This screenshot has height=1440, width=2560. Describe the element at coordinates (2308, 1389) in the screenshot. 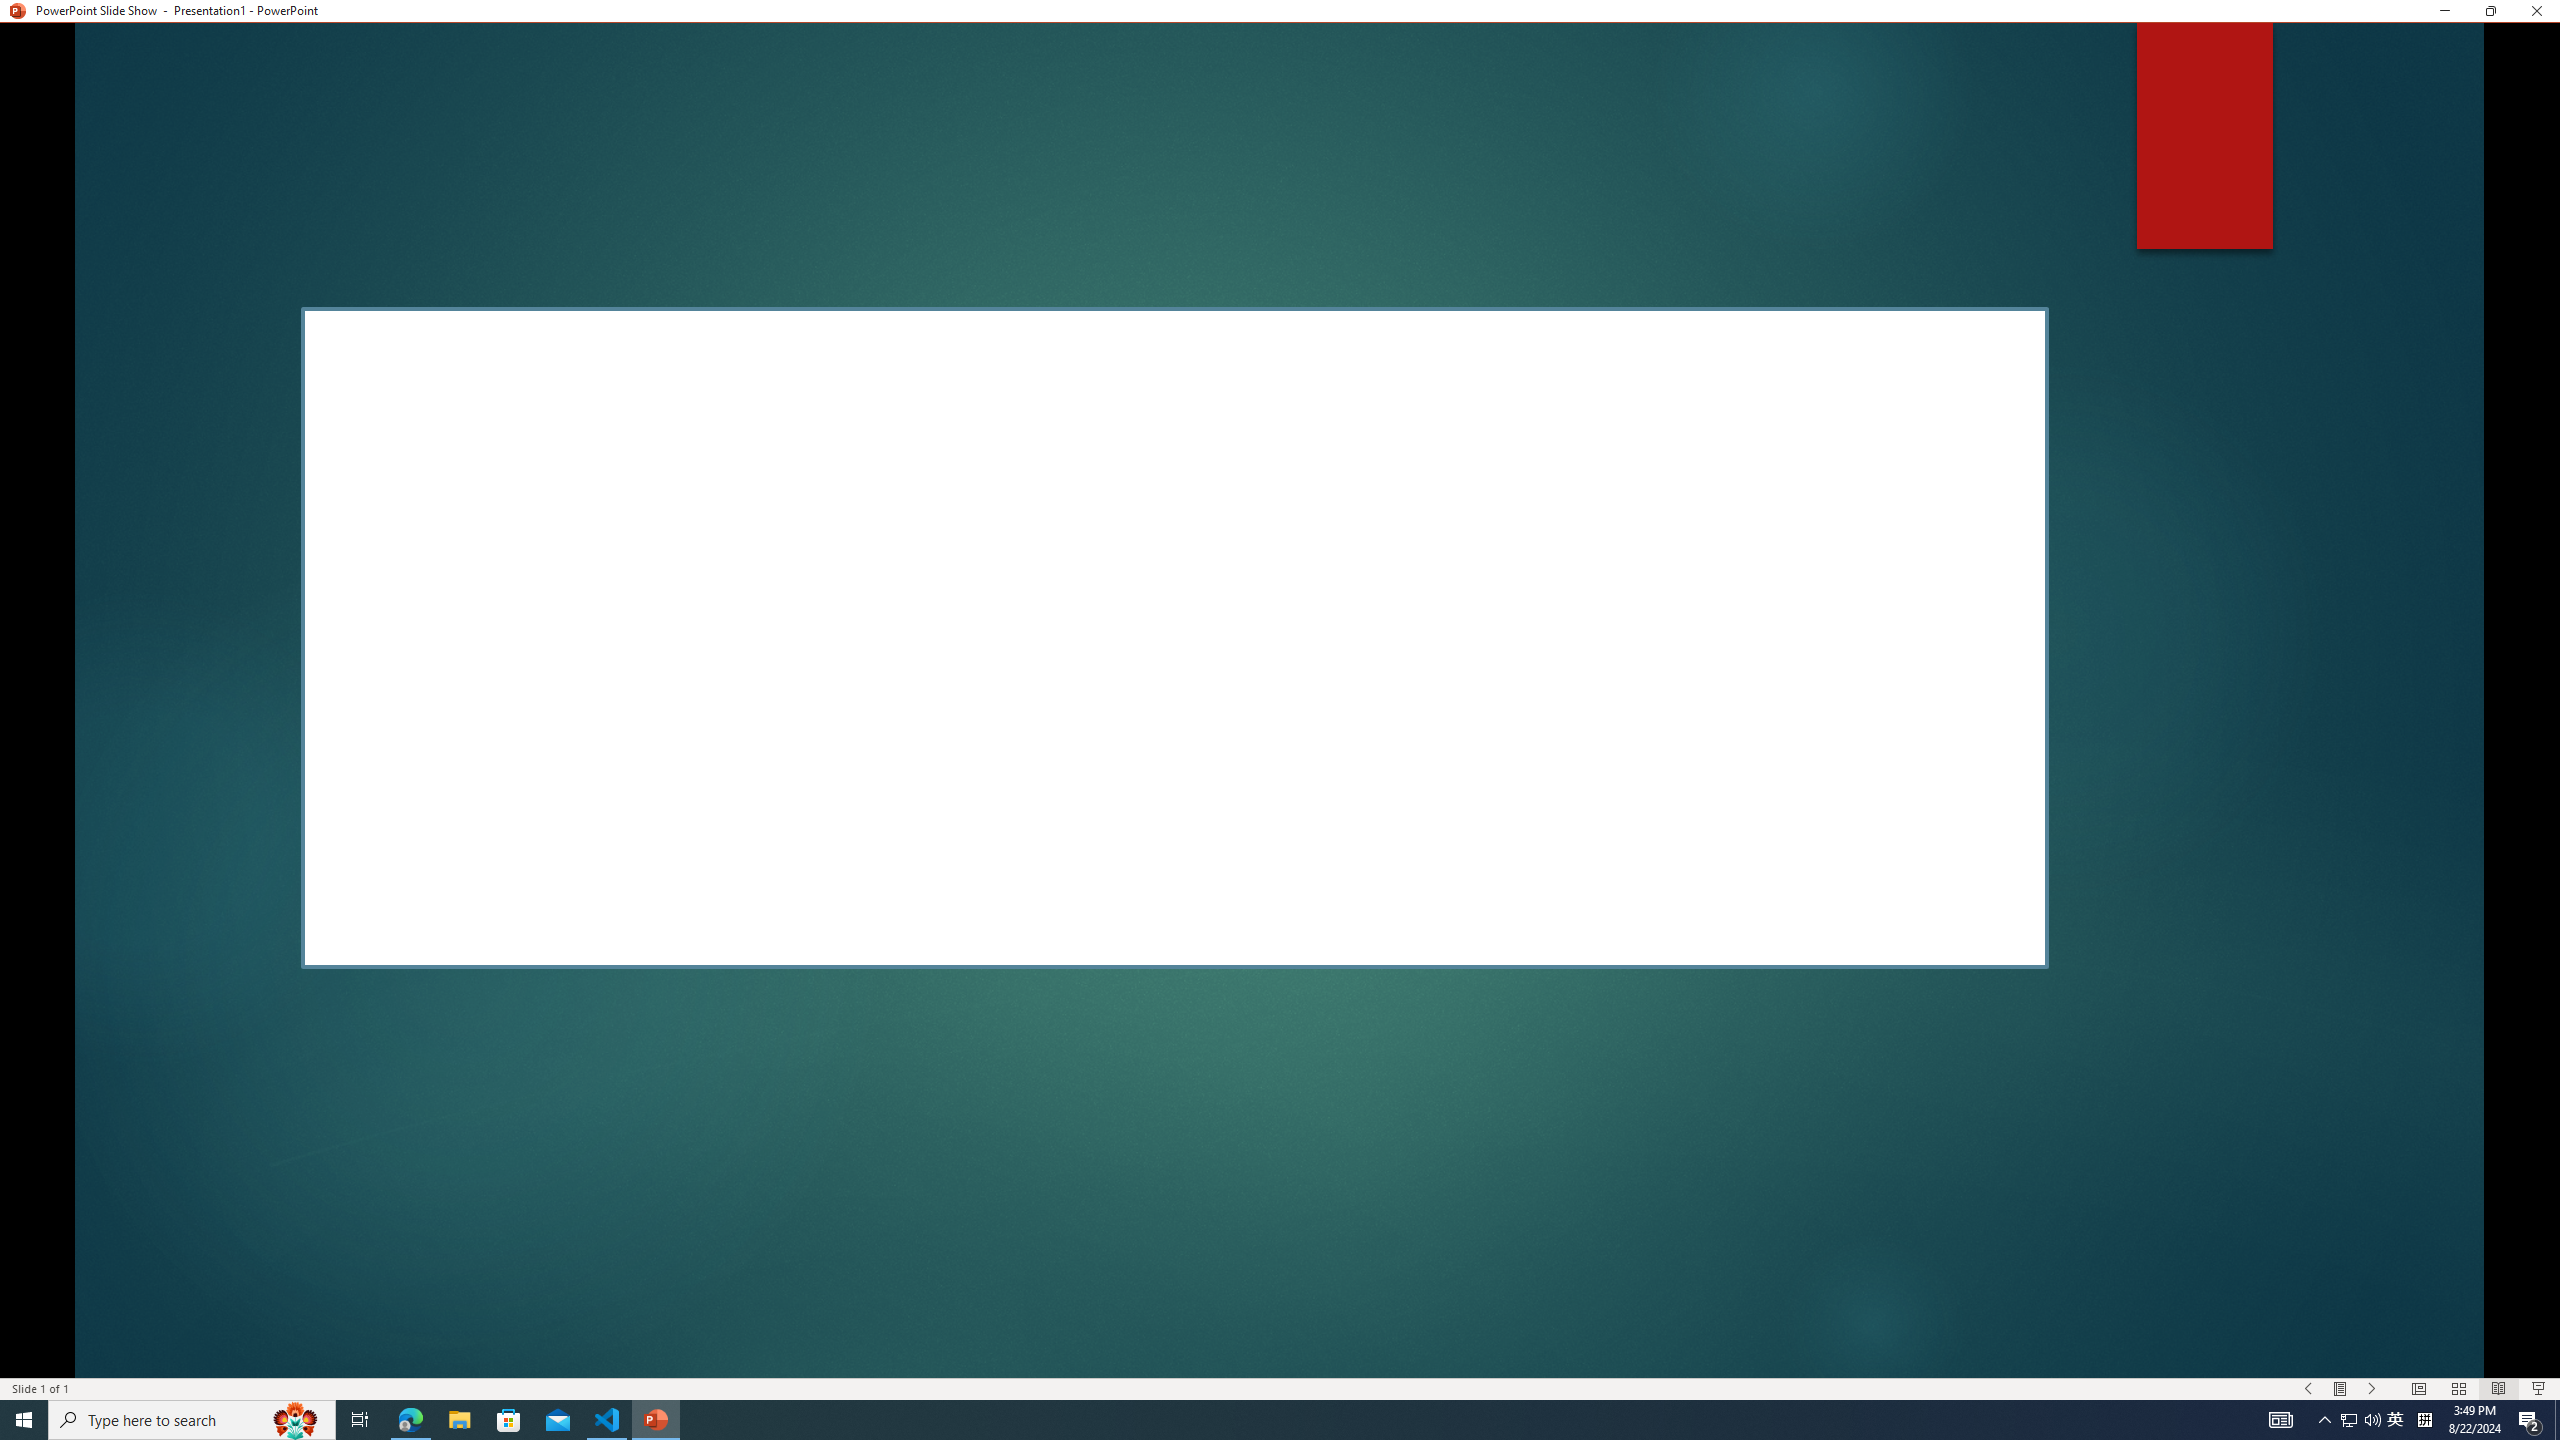

I see `'Slide Show Previous On'` at that location.